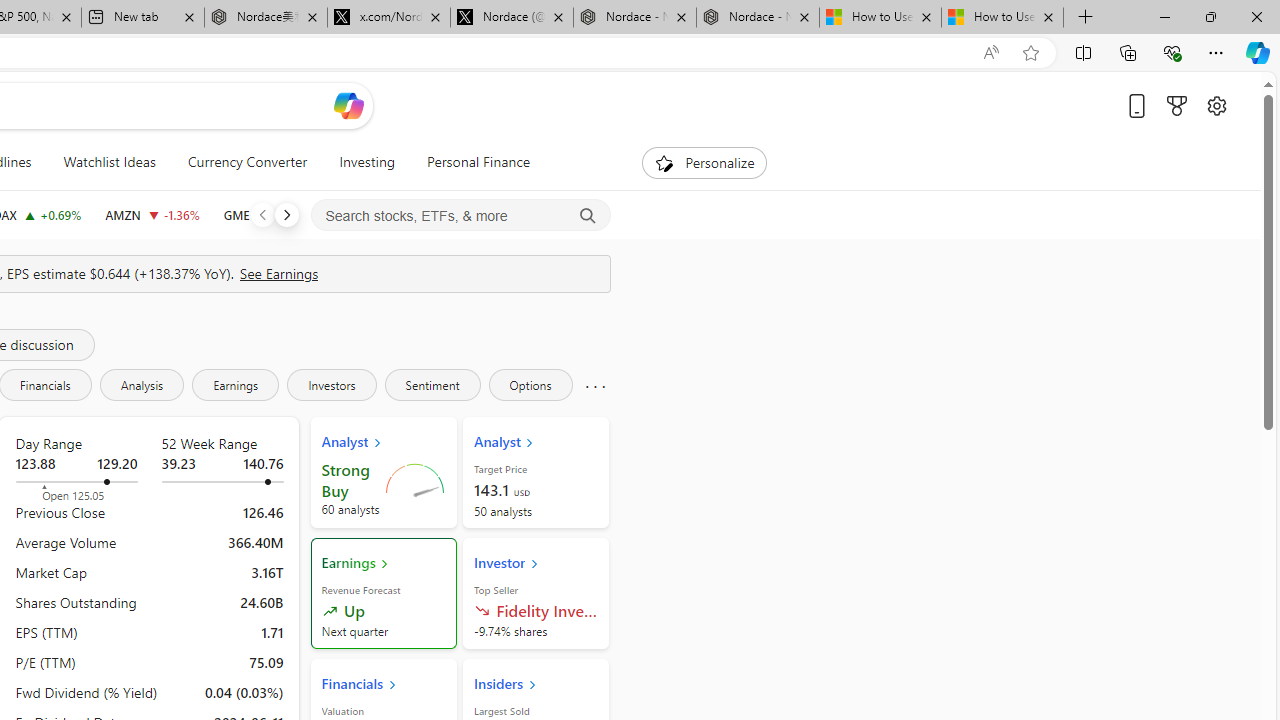 This screenshot has height=720, width=1280. I want to click on 'Investing', so click(367, 162).